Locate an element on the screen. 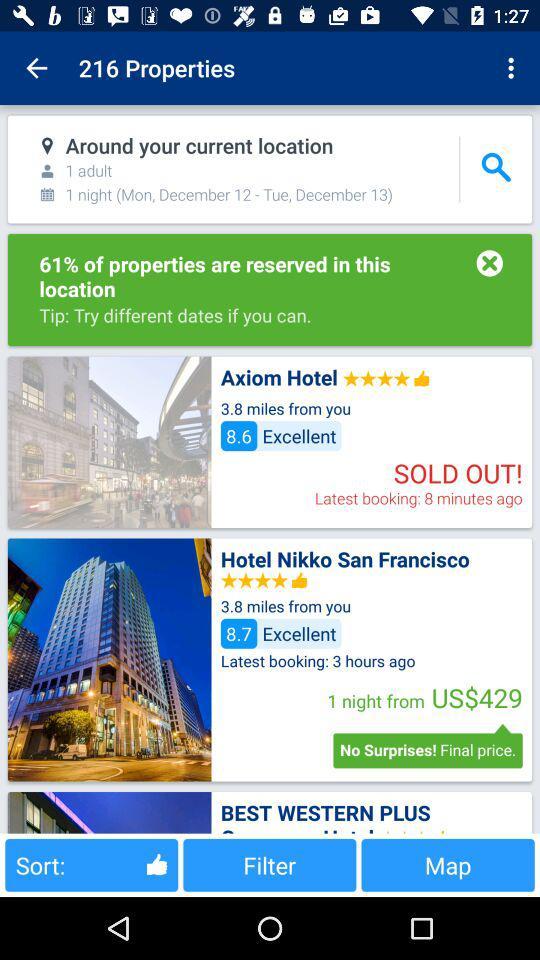 The width and height of the screenshot is (540, 960). show details is located at coordinates (109, 812).